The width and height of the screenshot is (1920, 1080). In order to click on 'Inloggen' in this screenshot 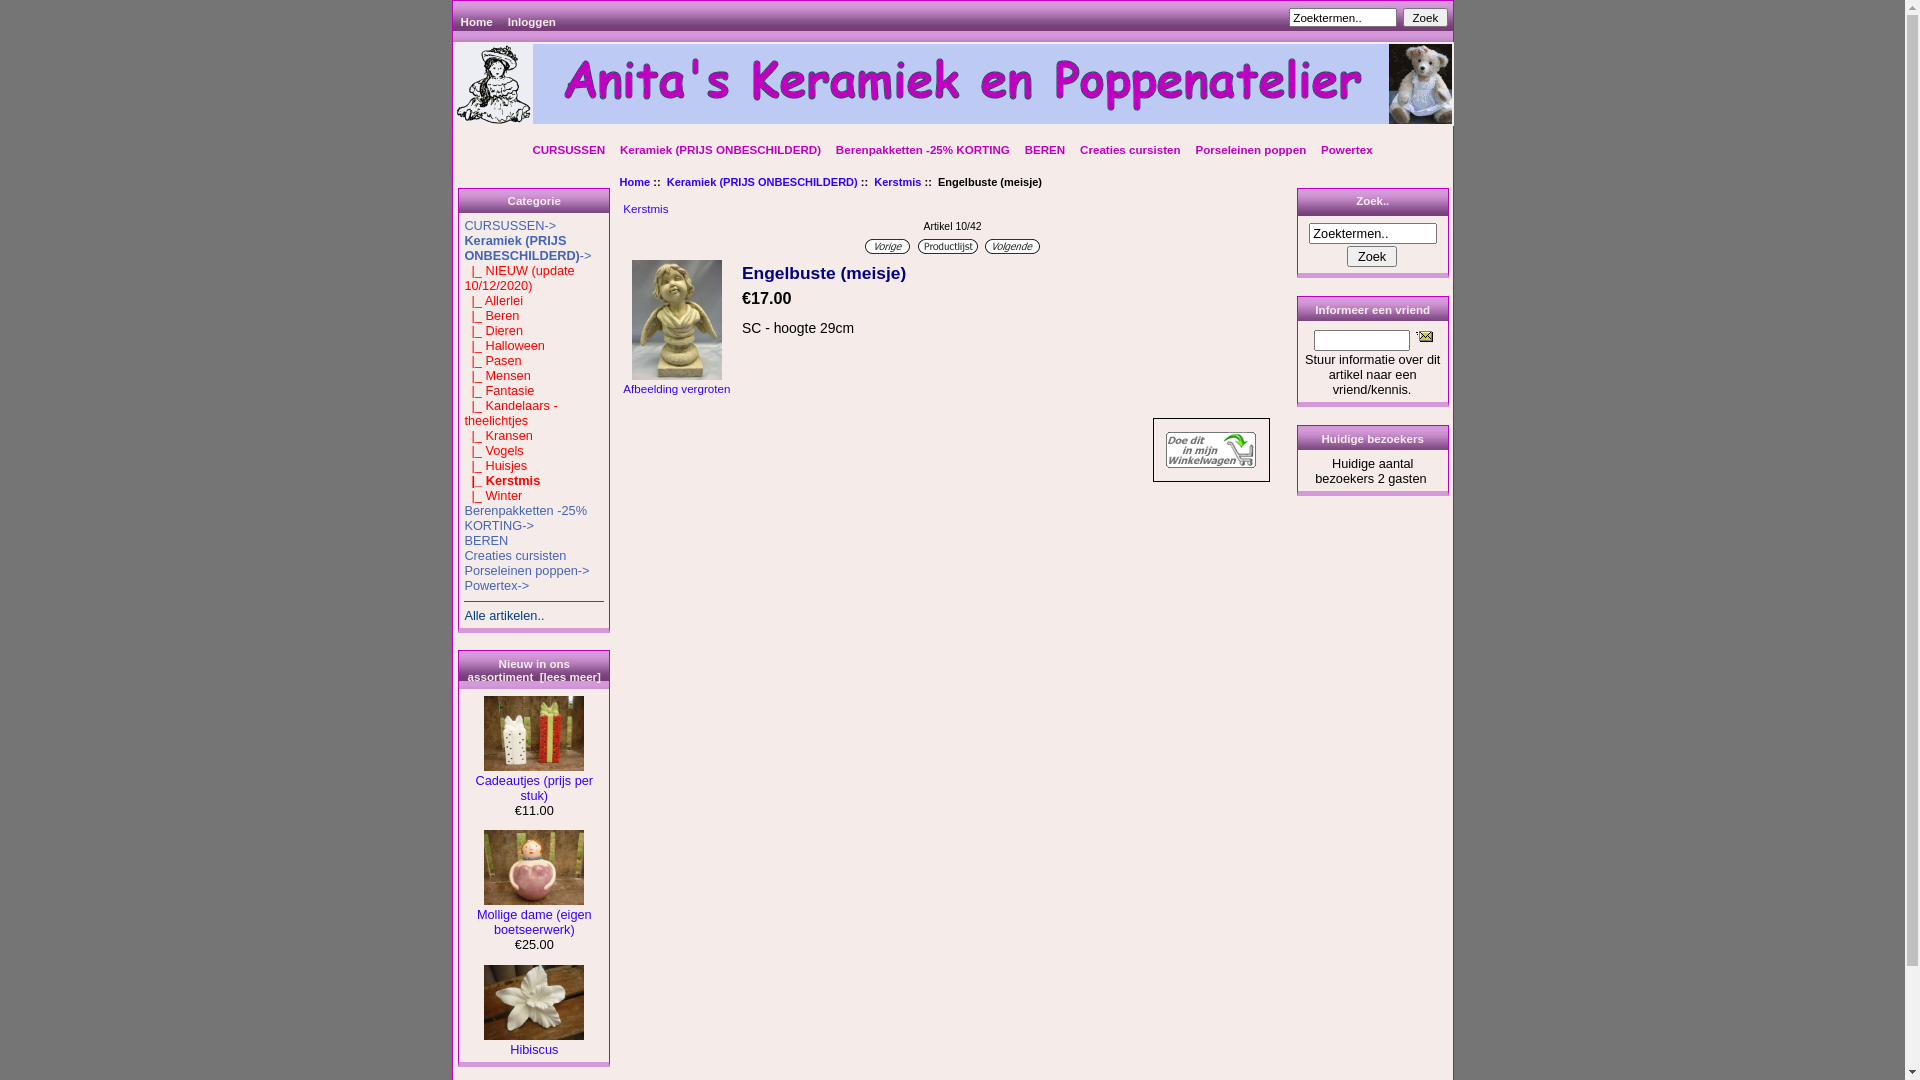, I will do `click(532, 21)`.